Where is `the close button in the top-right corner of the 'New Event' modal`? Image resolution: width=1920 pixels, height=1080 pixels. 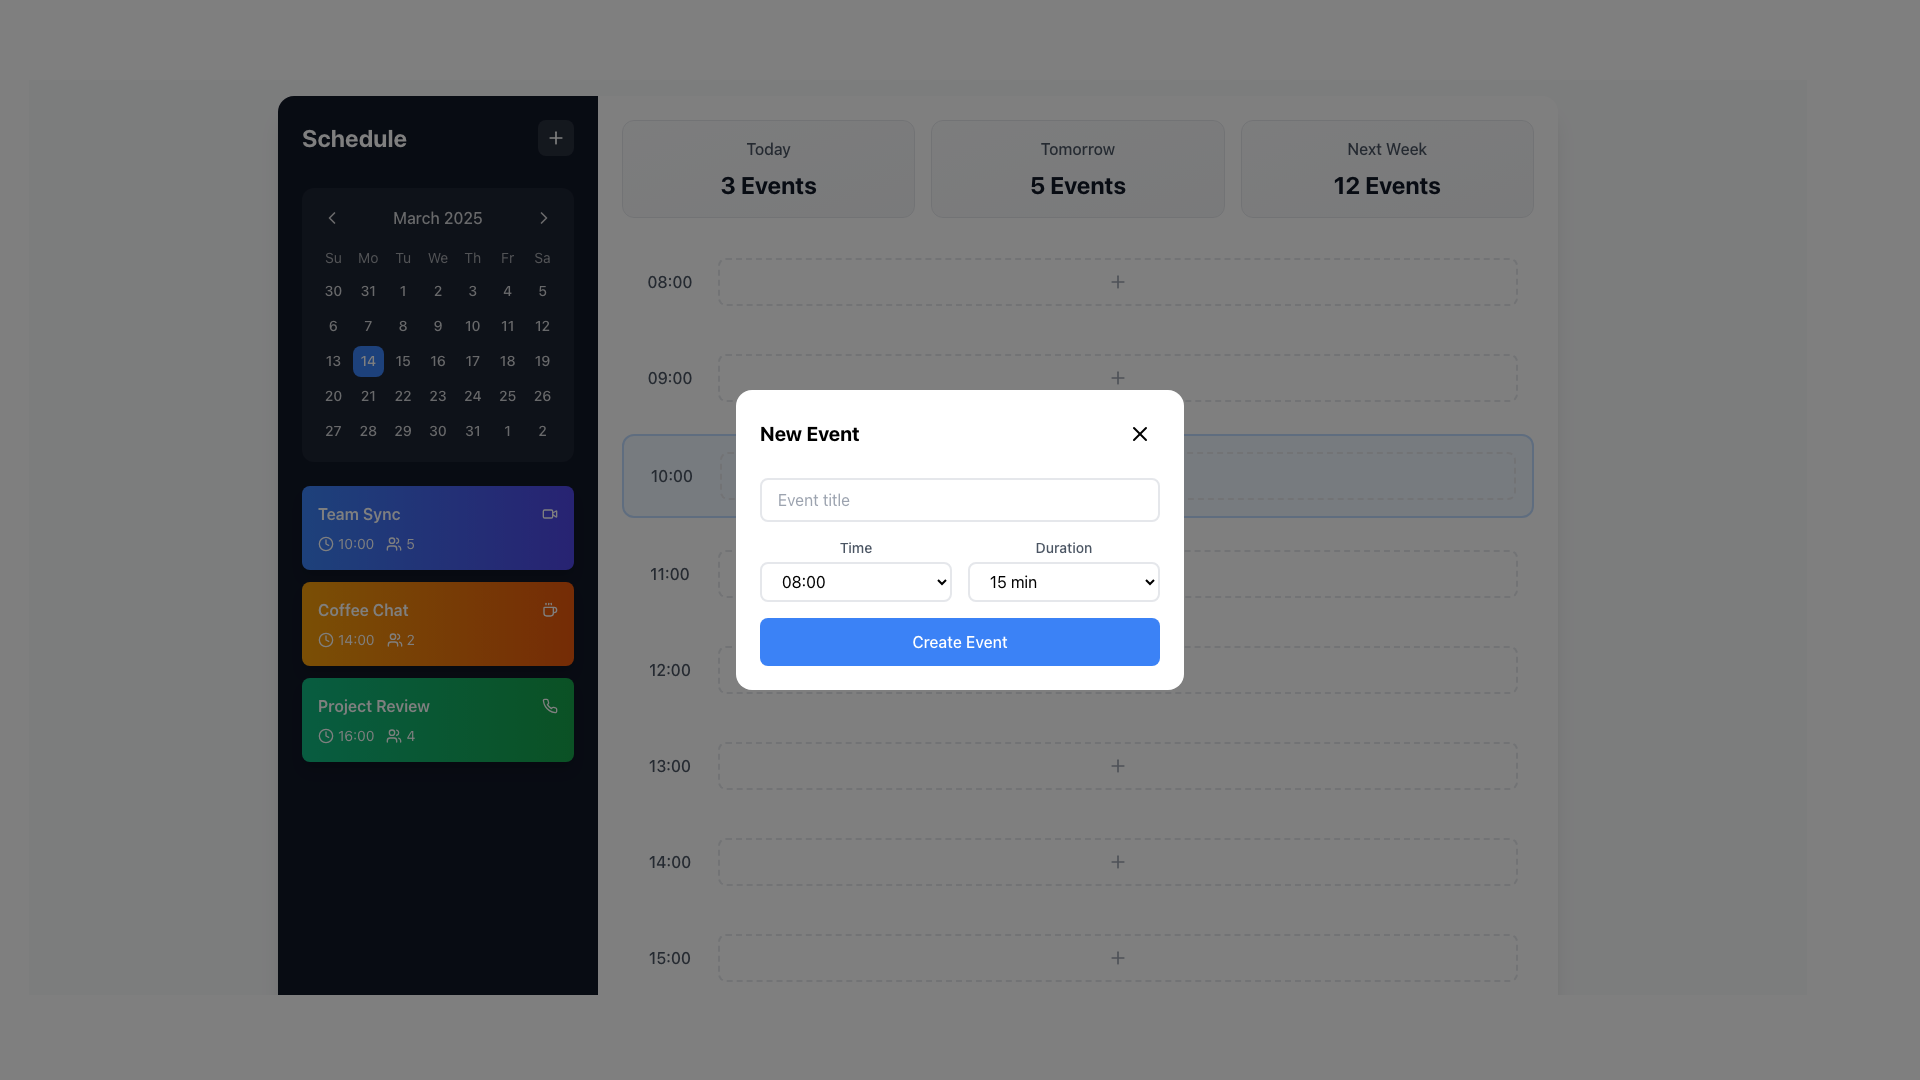 the close button in the top-right corner of the 'New Event' modal is located at coordinates (1140, 433).